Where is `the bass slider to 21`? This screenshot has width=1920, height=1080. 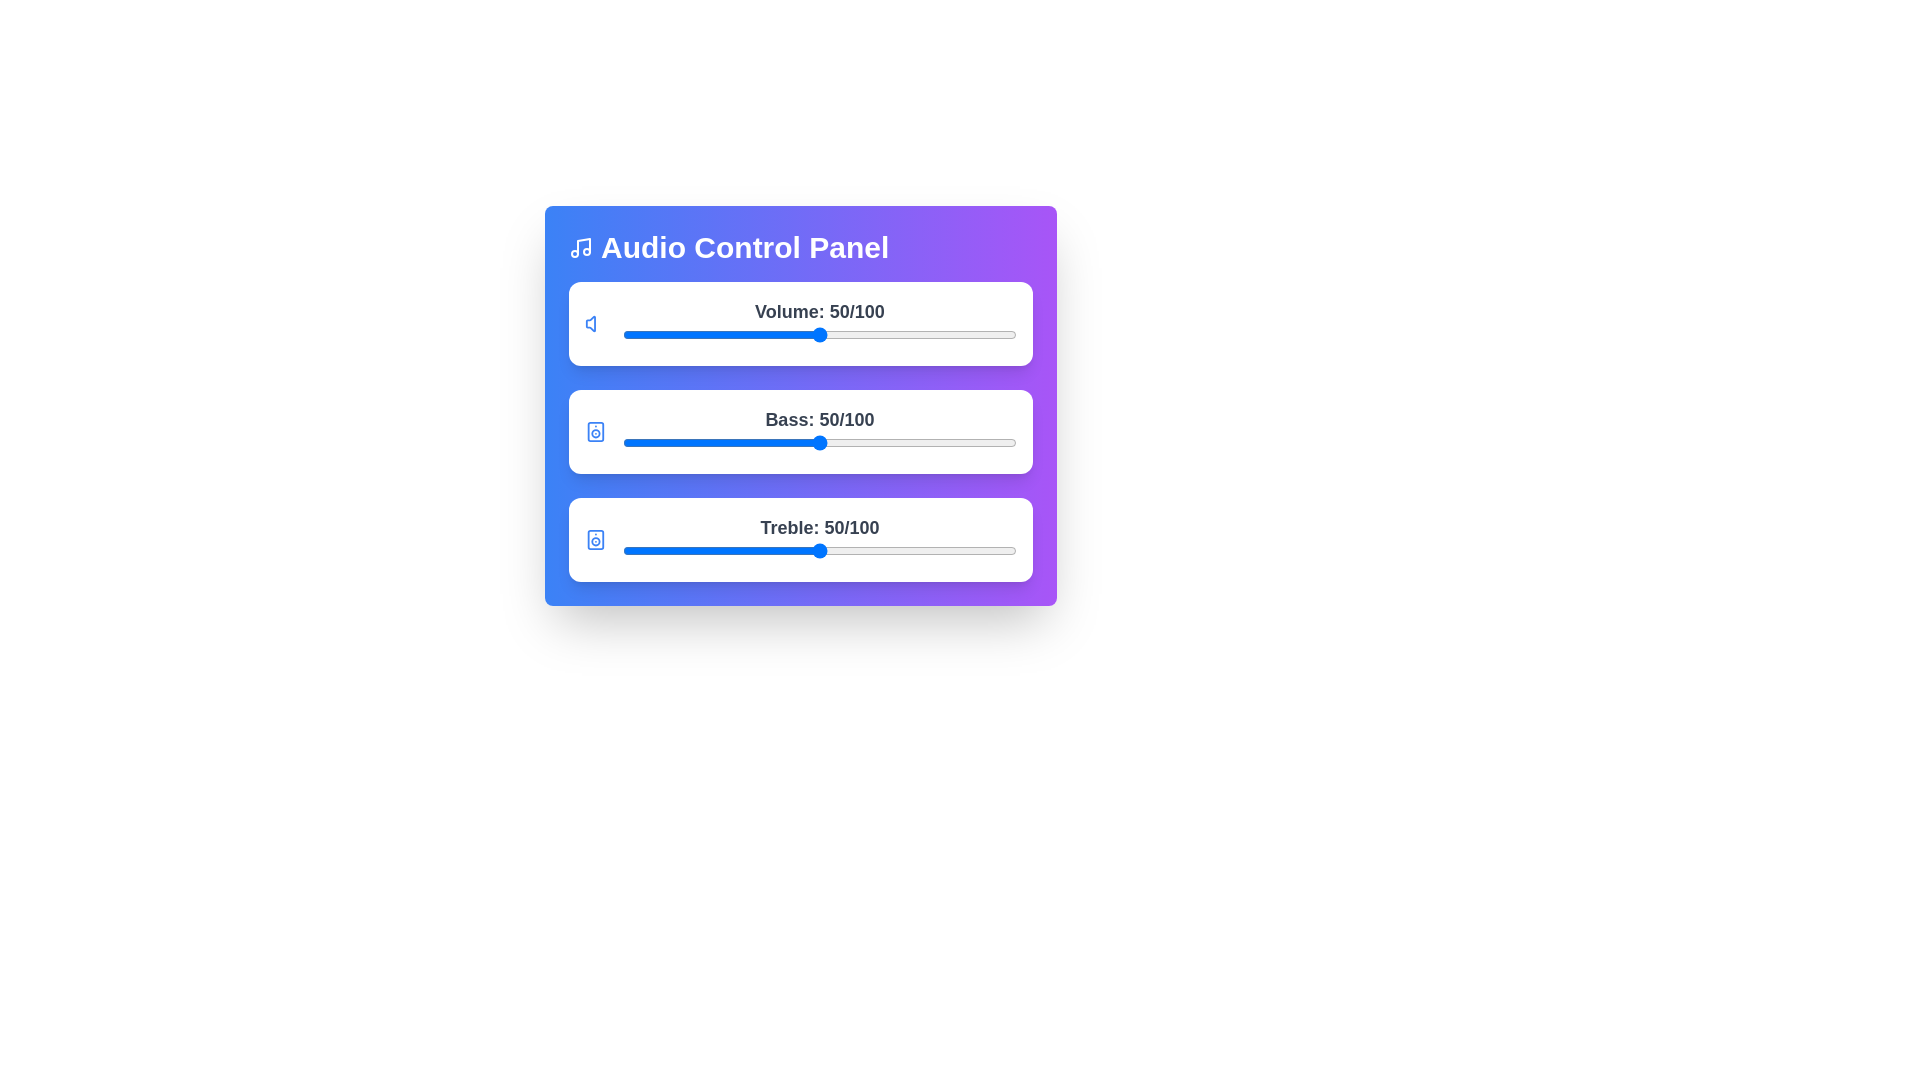 the bass slider to 21 is located at coordinates (705, 442).